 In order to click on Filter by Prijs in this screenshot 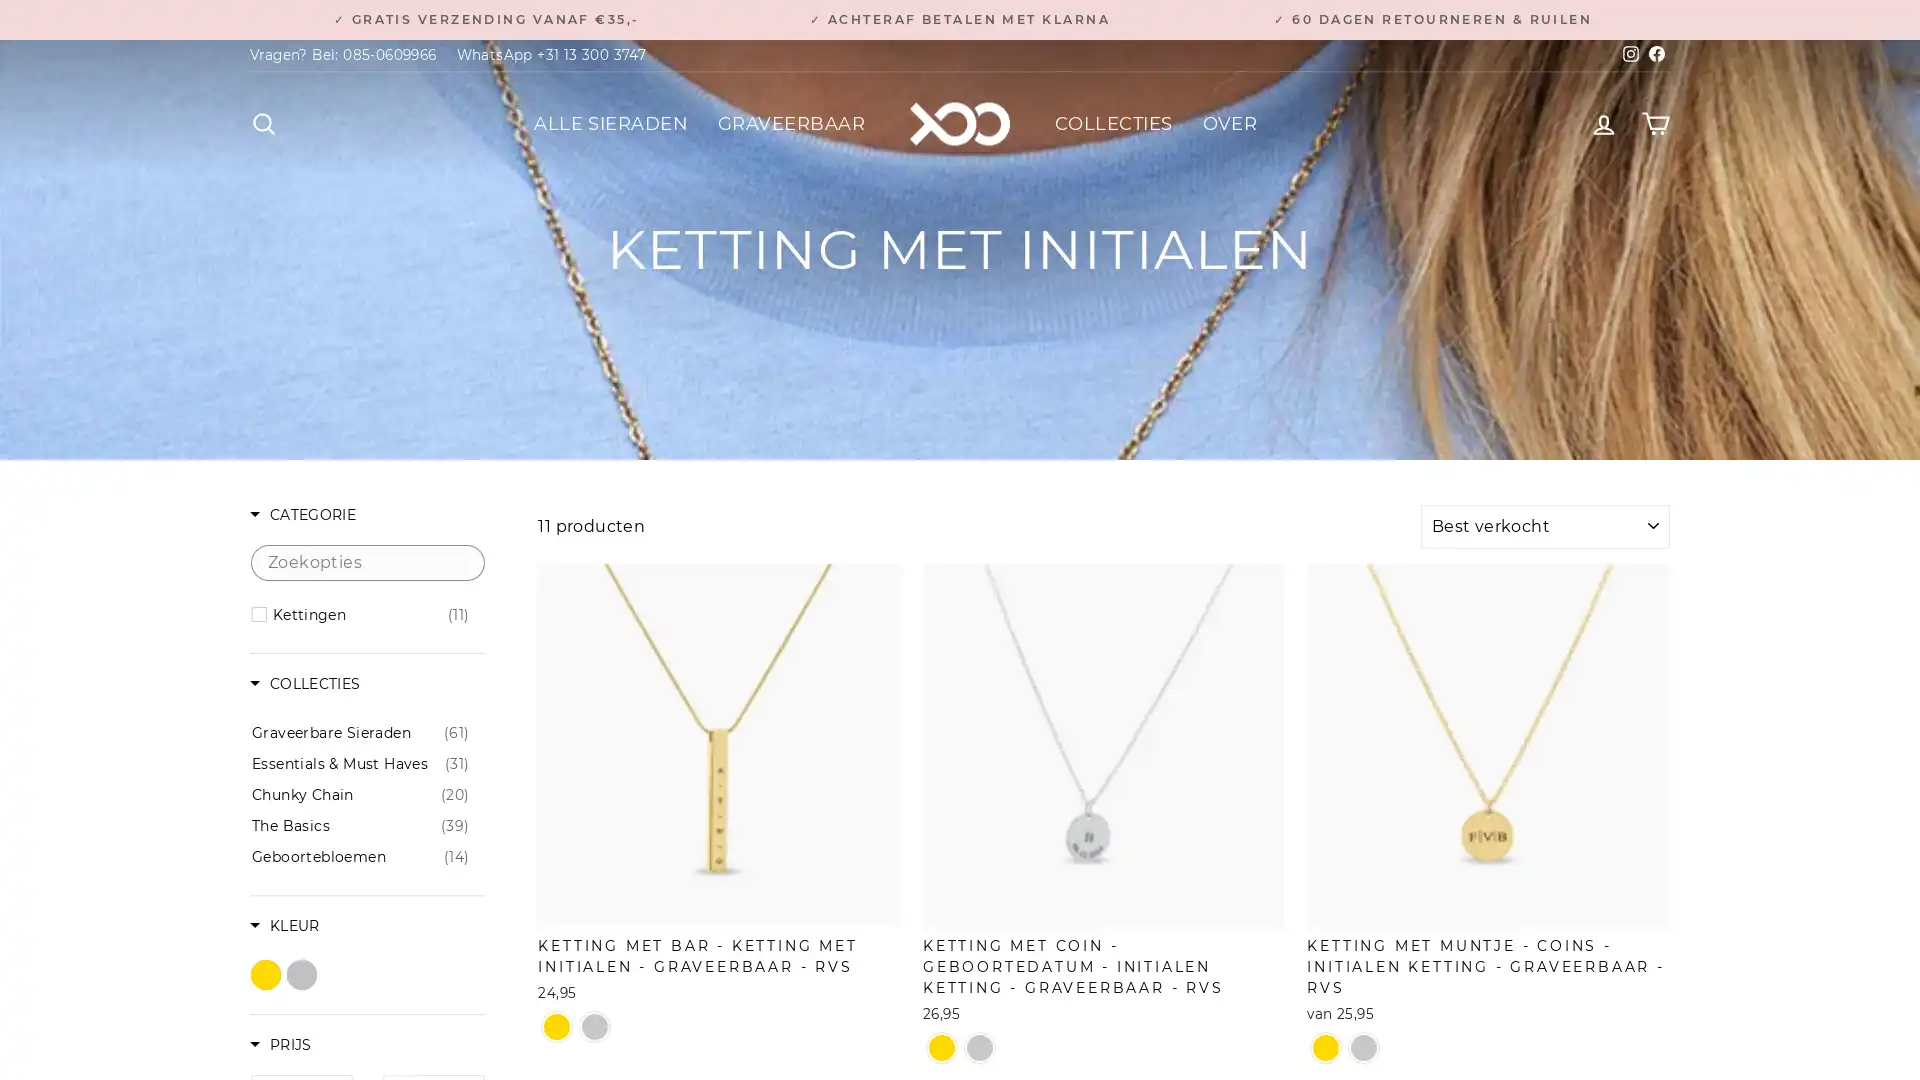, I will do `click(279, 1045)`.